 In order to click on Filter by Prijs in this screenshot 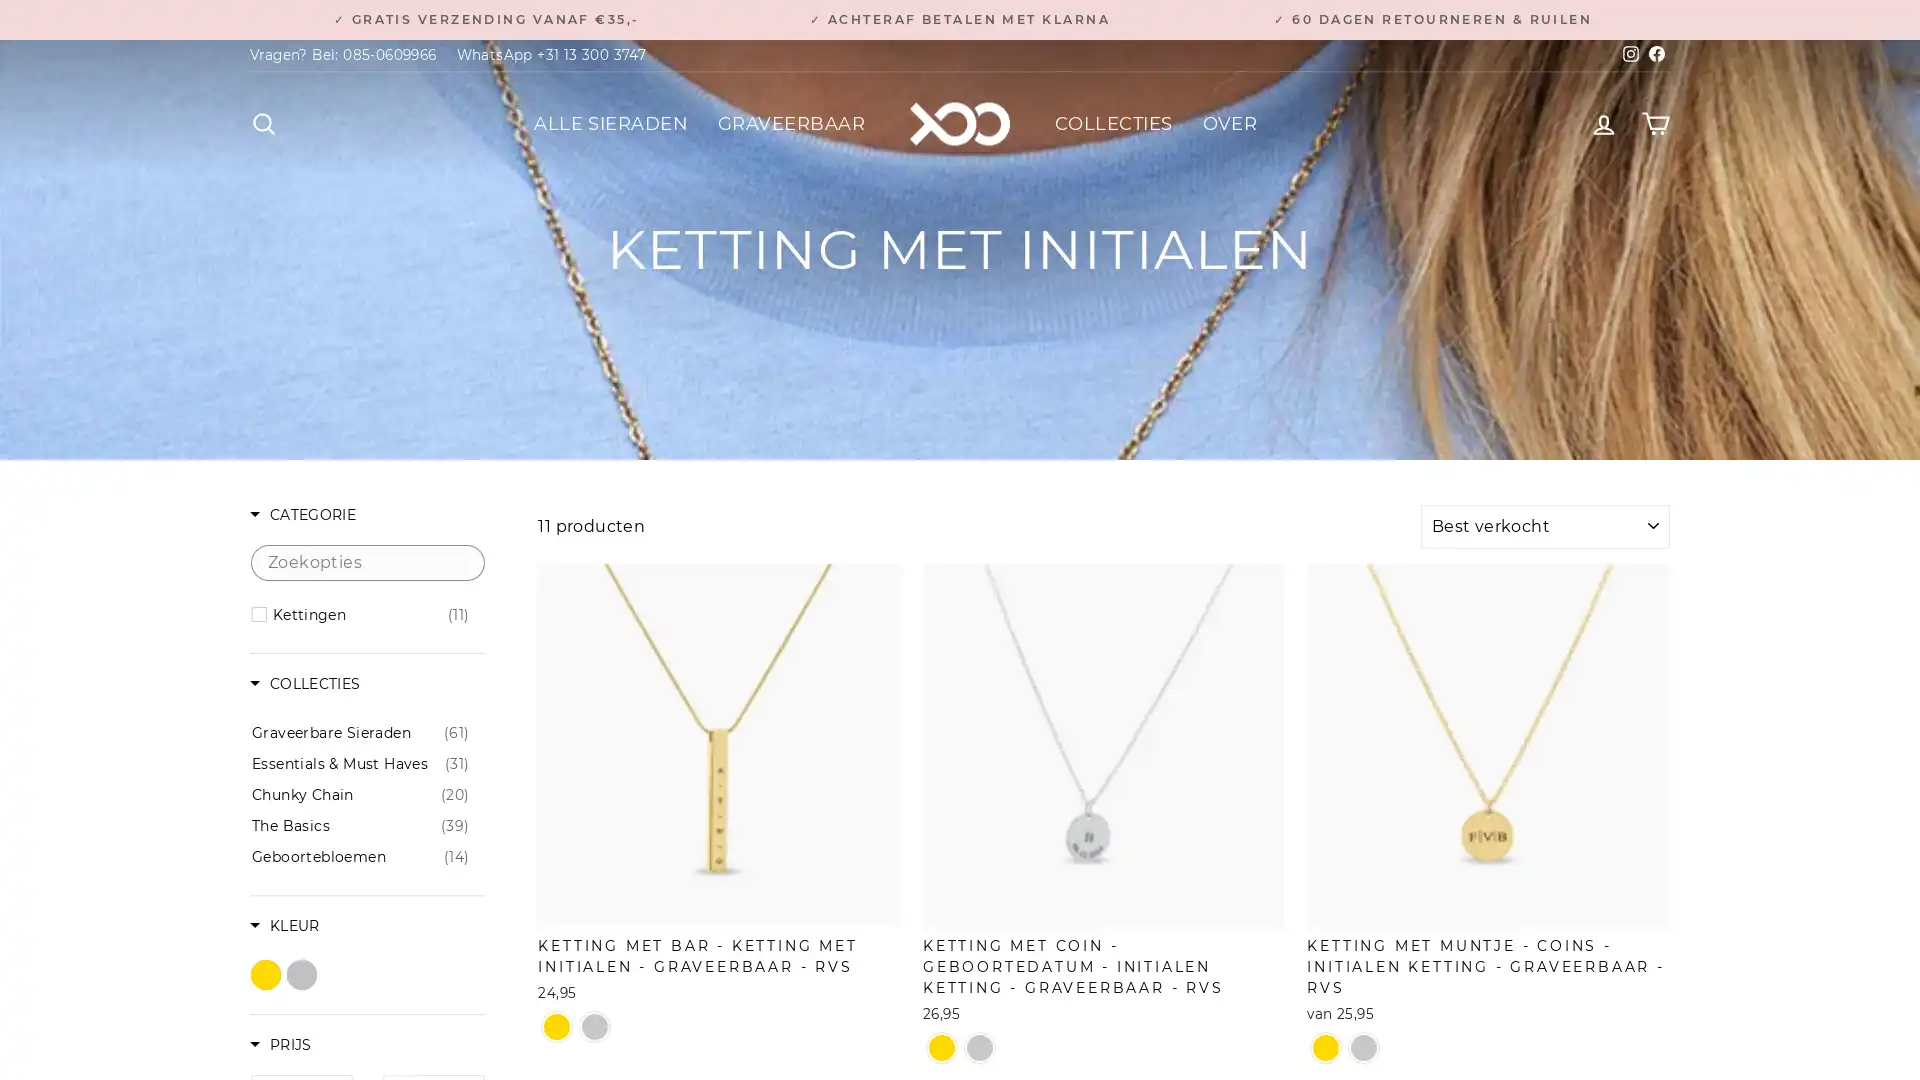, I will do `click(279, 1045)`.